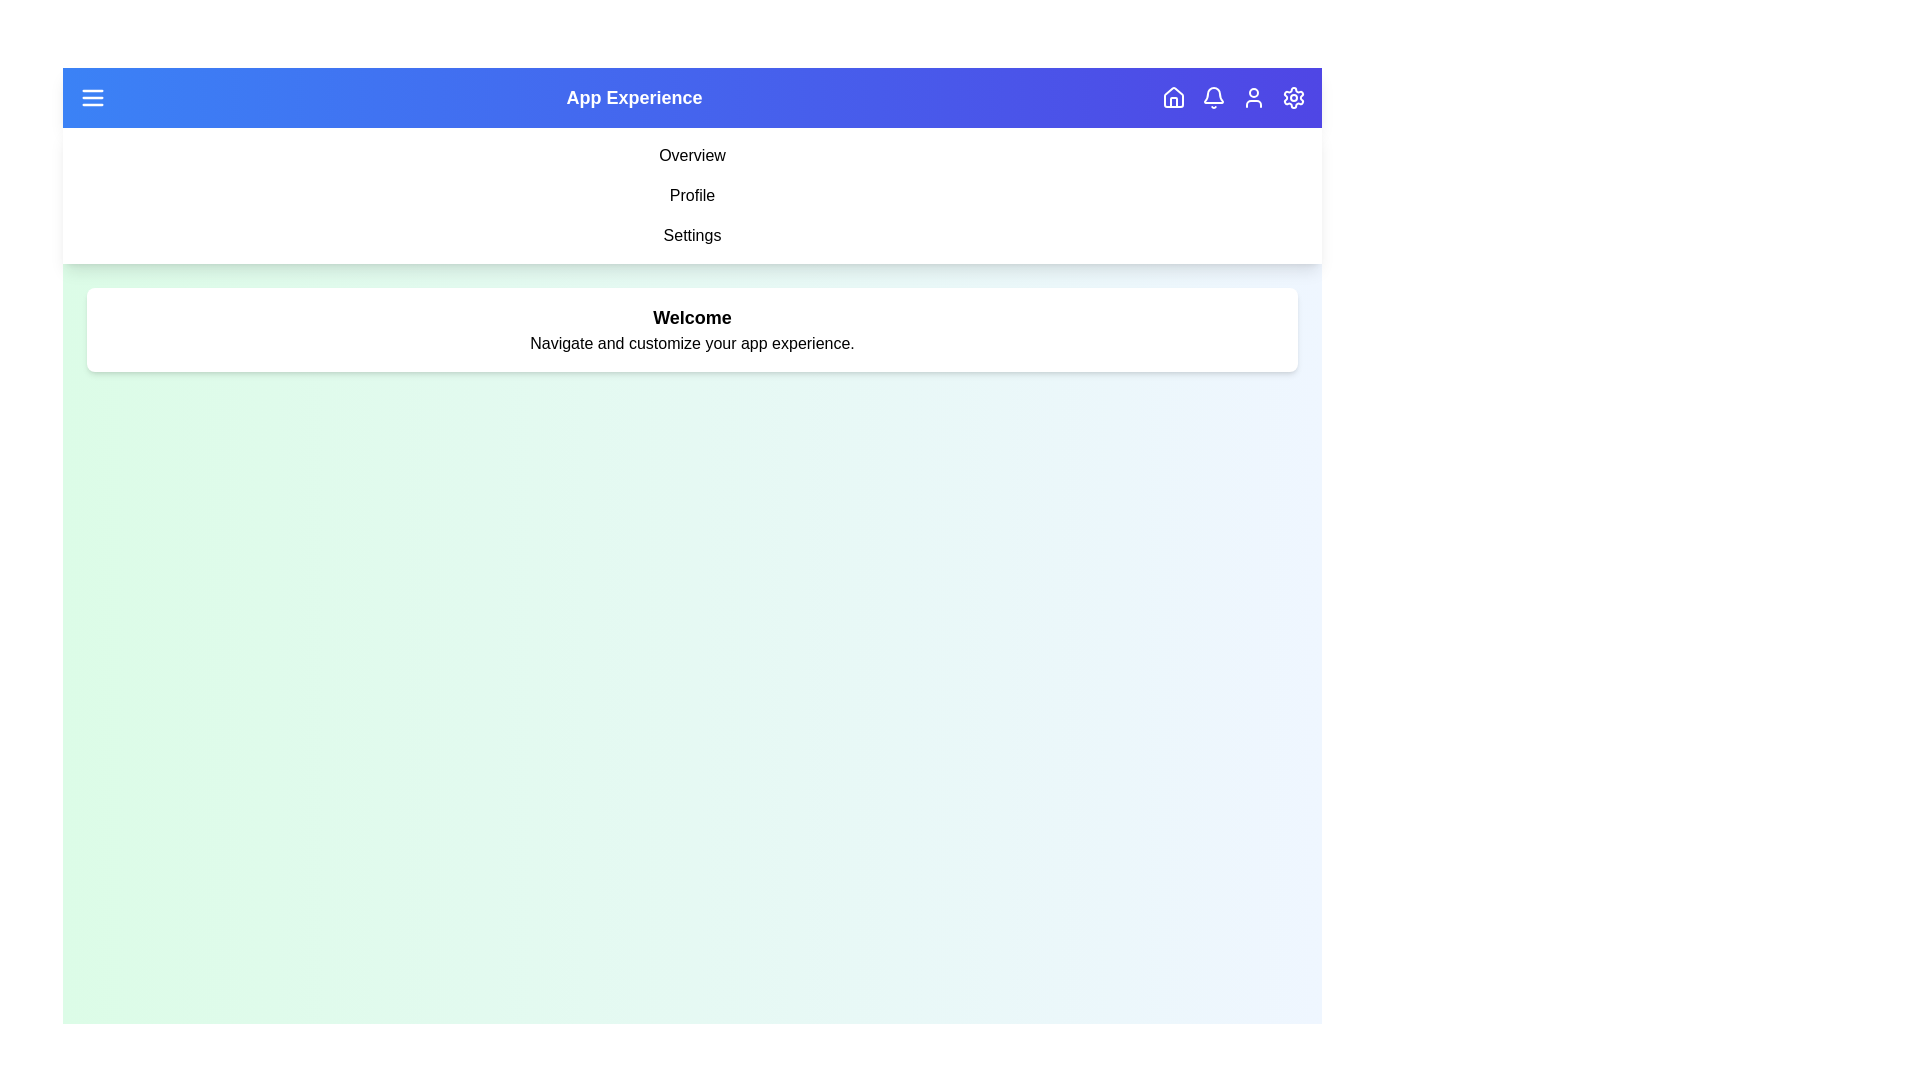 The width and height of the screenshot is (1920, 1080). Describe the element at coordinates (1213, 97) in the screenshot. I see `the navigation button corresponding to notifications` at that location.